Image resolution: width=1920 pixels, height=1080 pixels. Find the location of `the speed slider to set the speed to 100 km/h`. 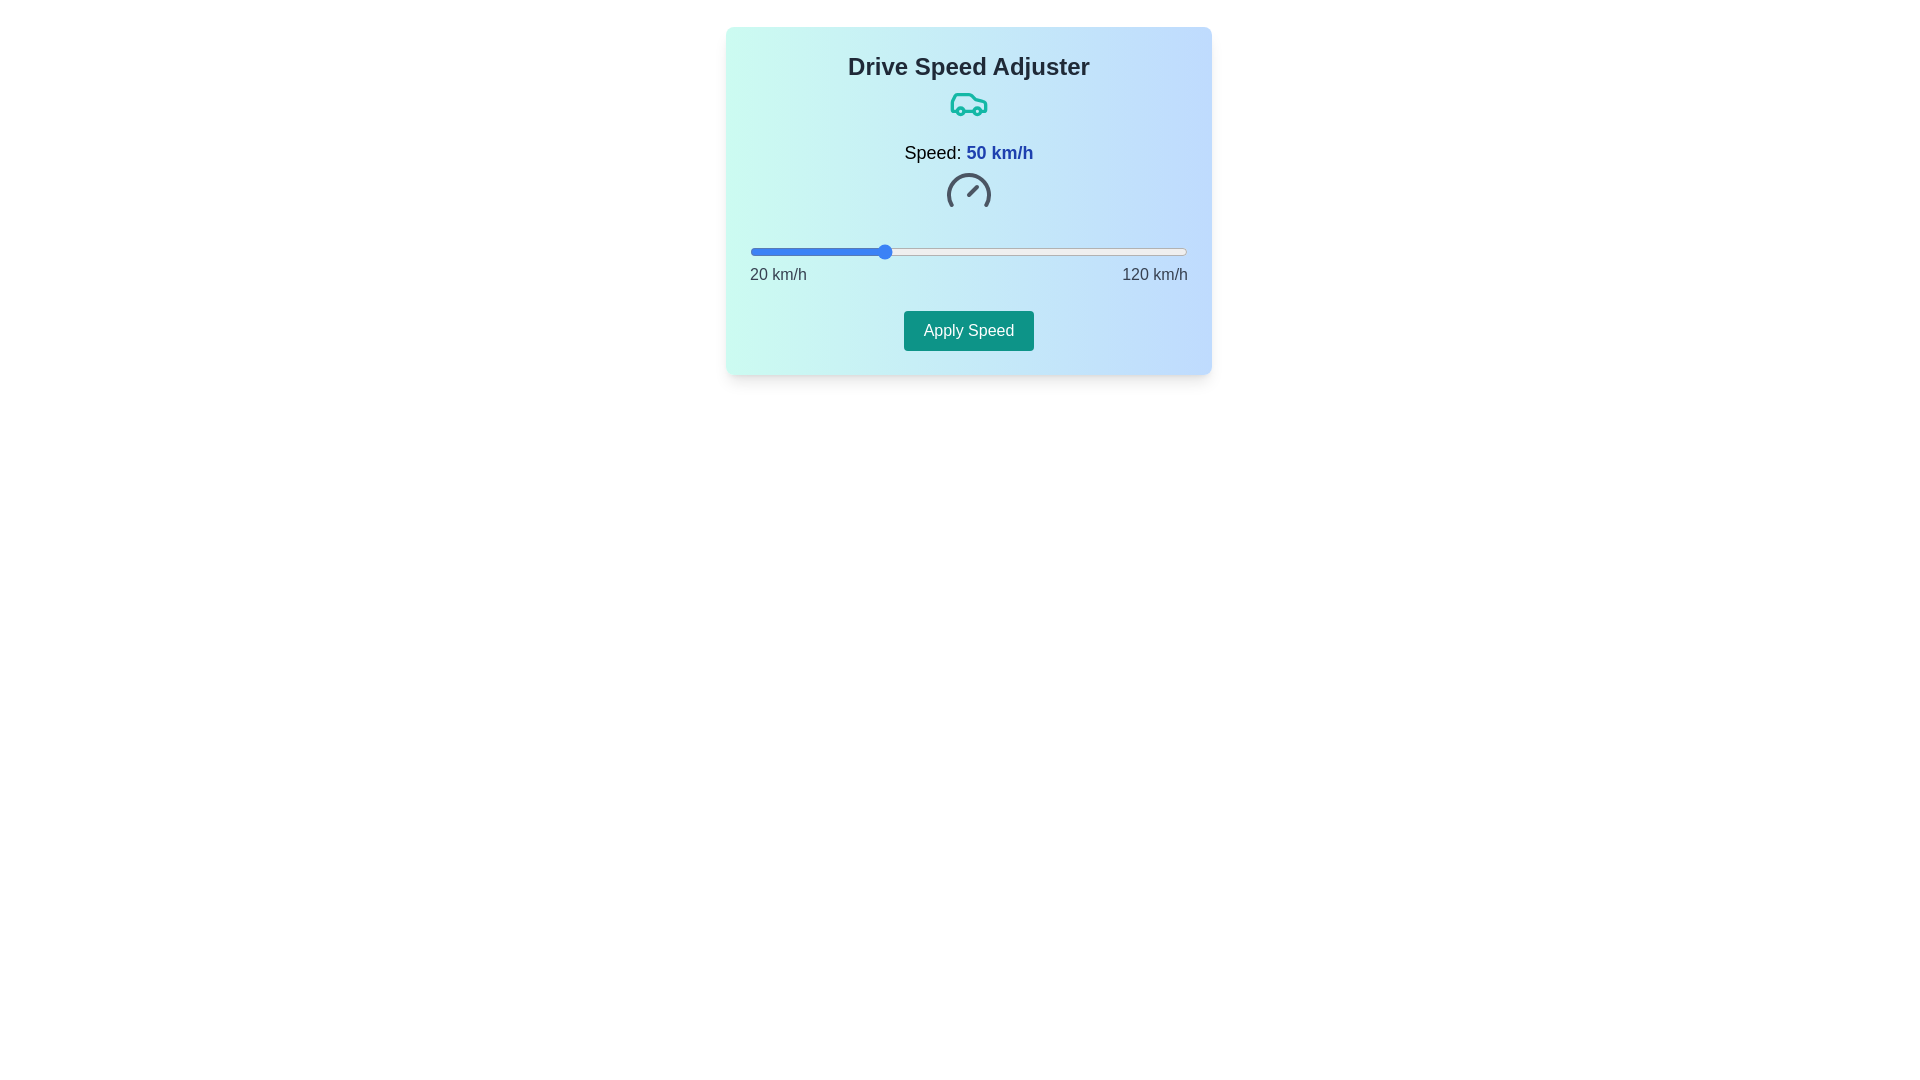

the speed slider to set the speed to 100 km/h is located at coordinates (1099, 250).